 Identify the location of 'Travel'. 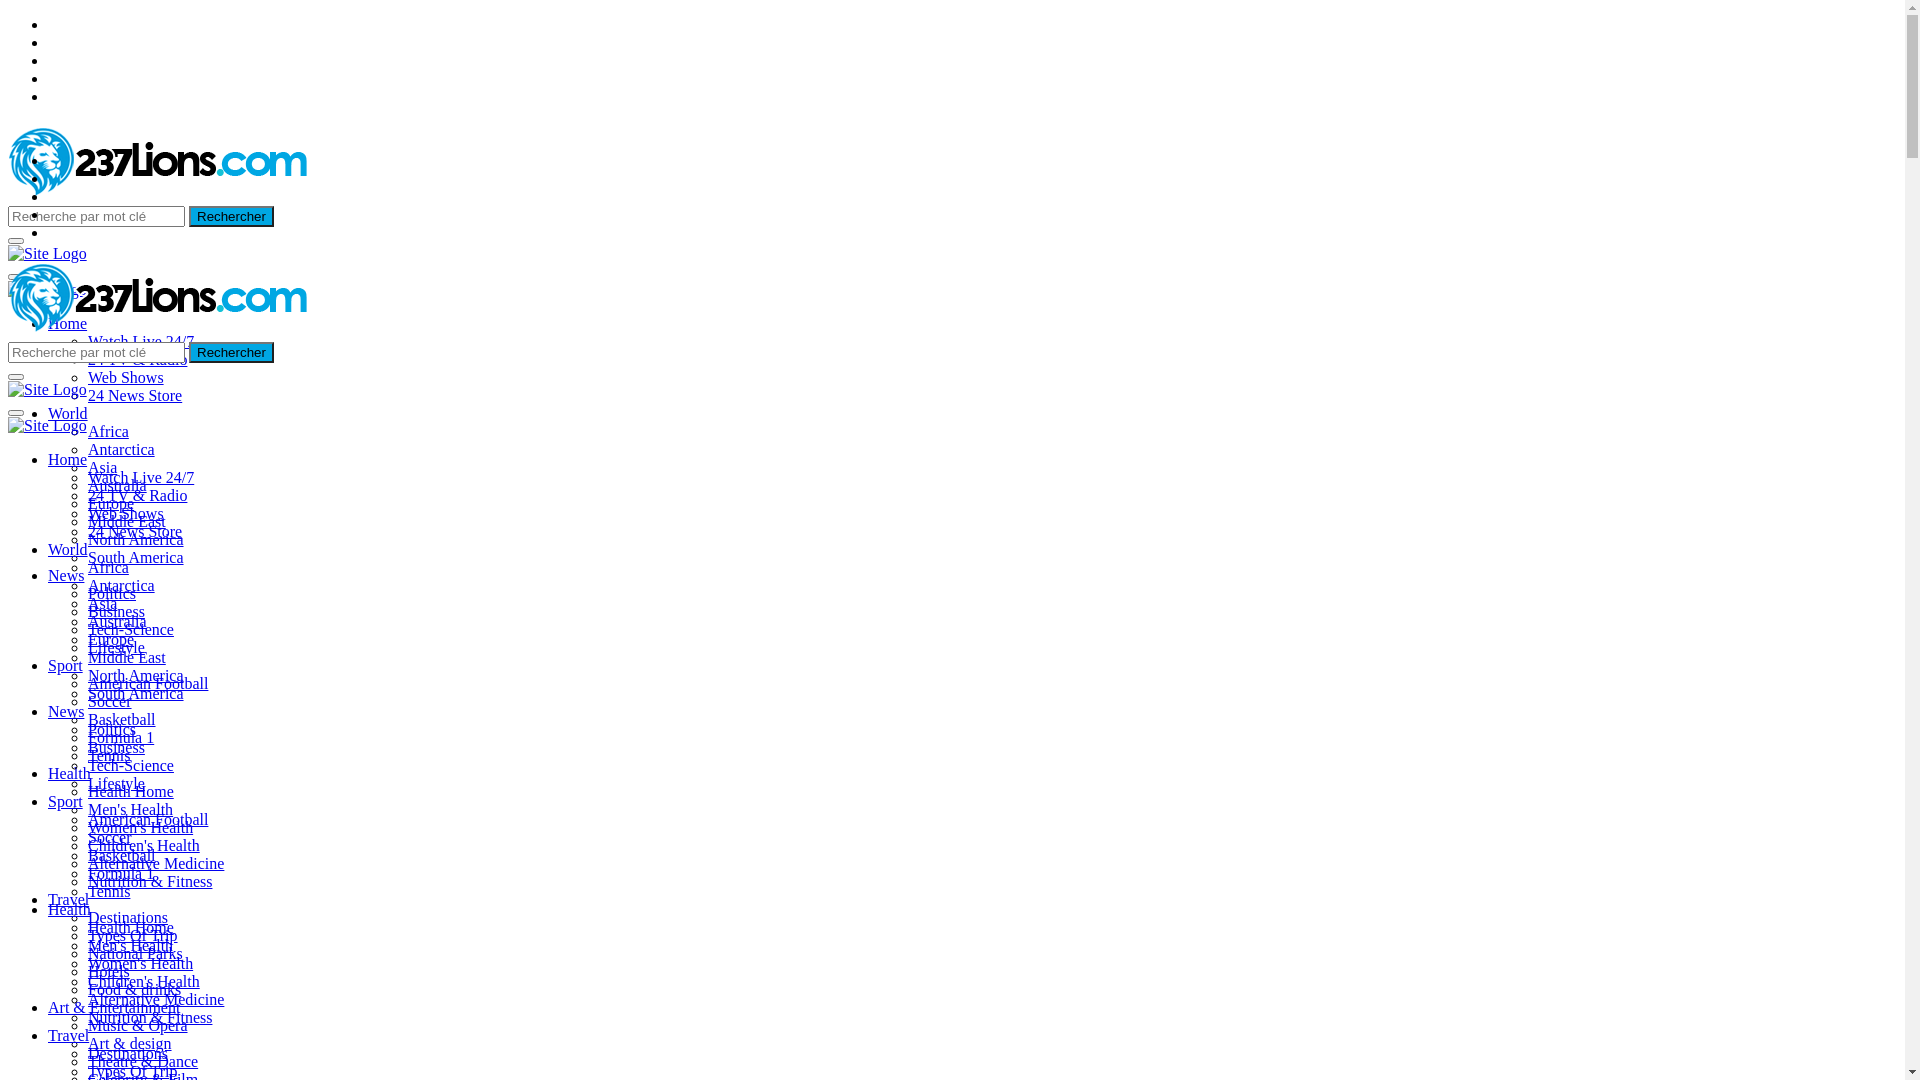
(68, 1035).